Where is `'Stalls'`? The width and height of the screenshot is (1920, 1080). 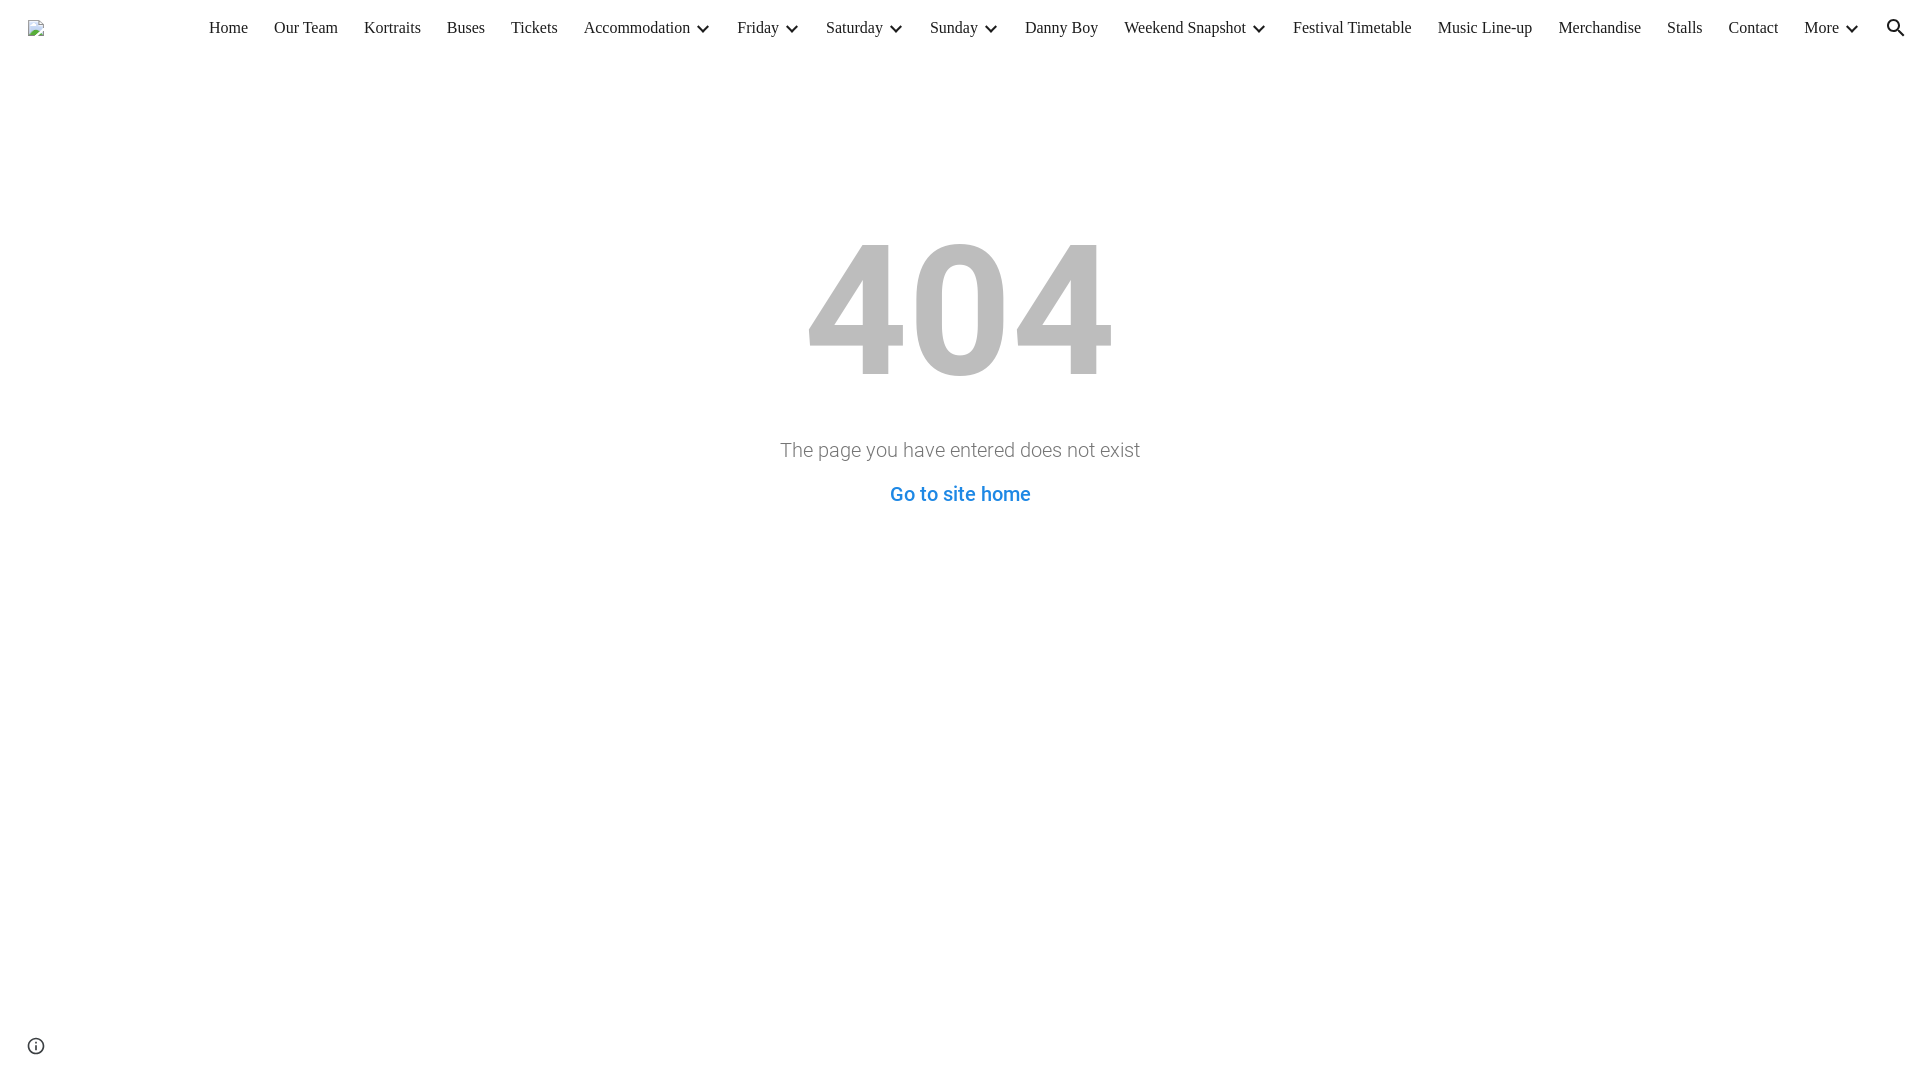 'Stalls' is located at coordinates (1683, 27).